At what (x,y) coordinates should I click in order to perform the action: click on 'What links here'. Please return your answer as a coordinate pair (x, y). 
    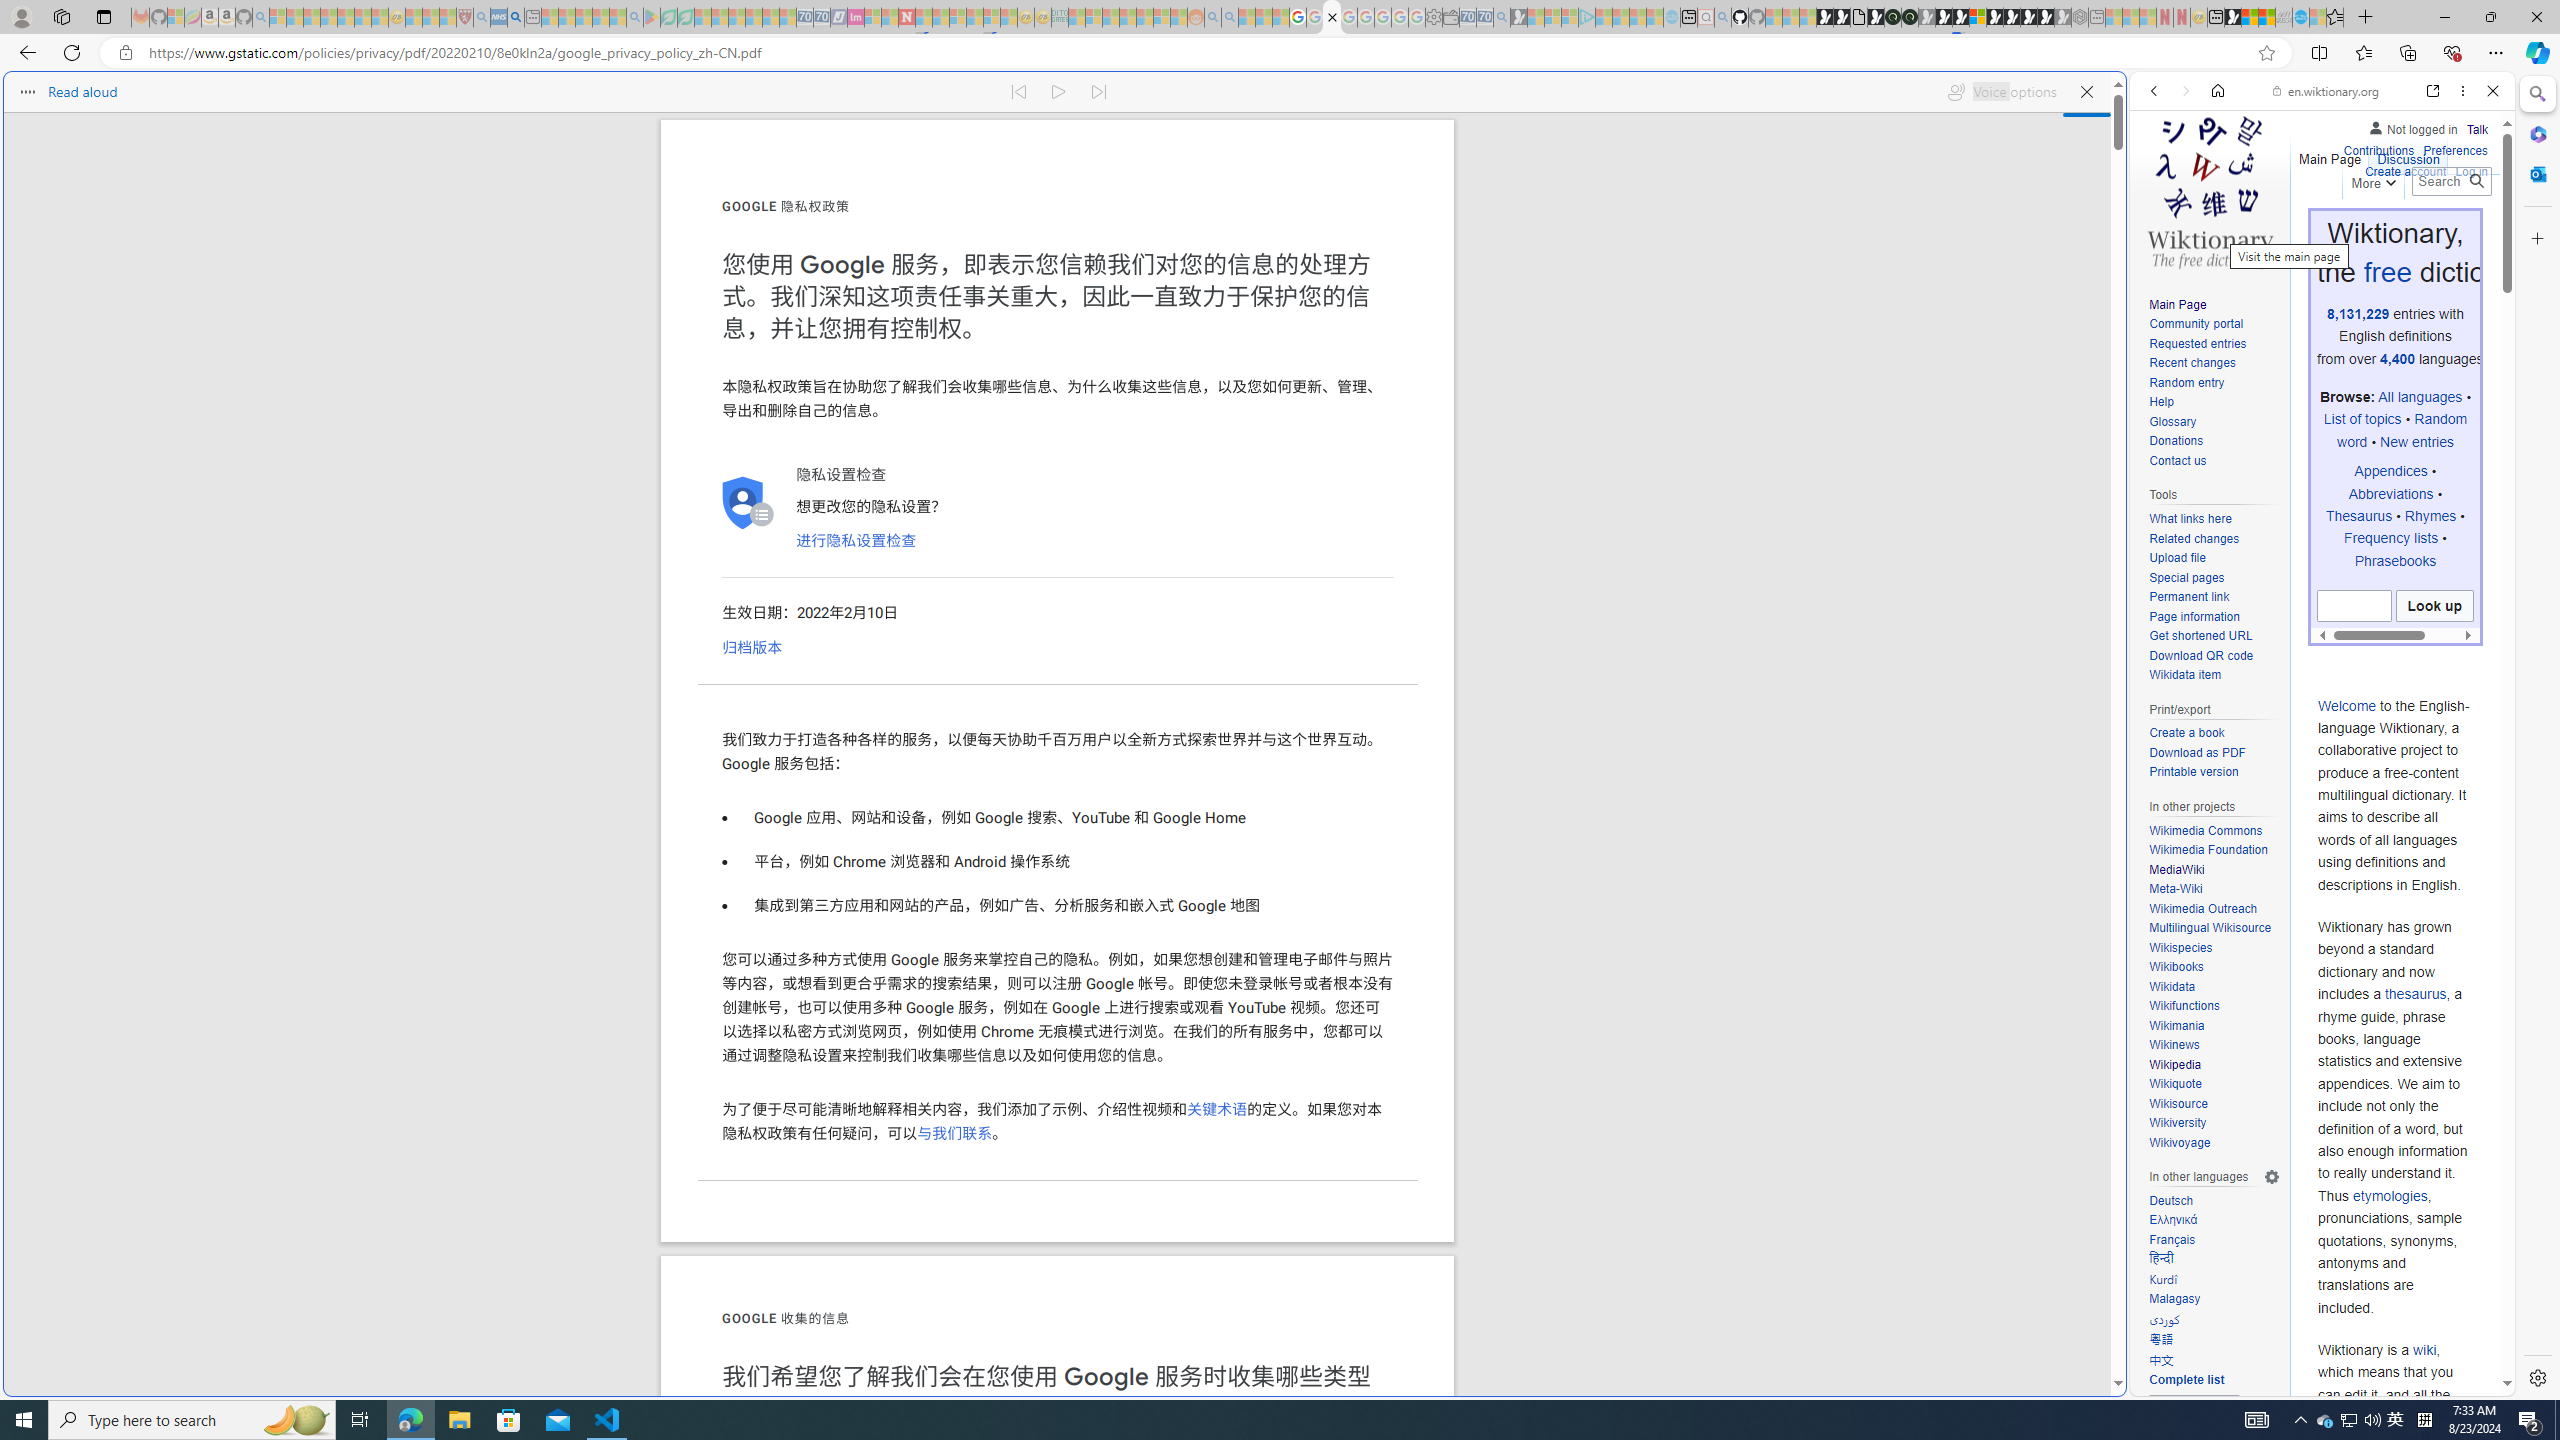
    Looking at the image, I should click on (2213, 518).